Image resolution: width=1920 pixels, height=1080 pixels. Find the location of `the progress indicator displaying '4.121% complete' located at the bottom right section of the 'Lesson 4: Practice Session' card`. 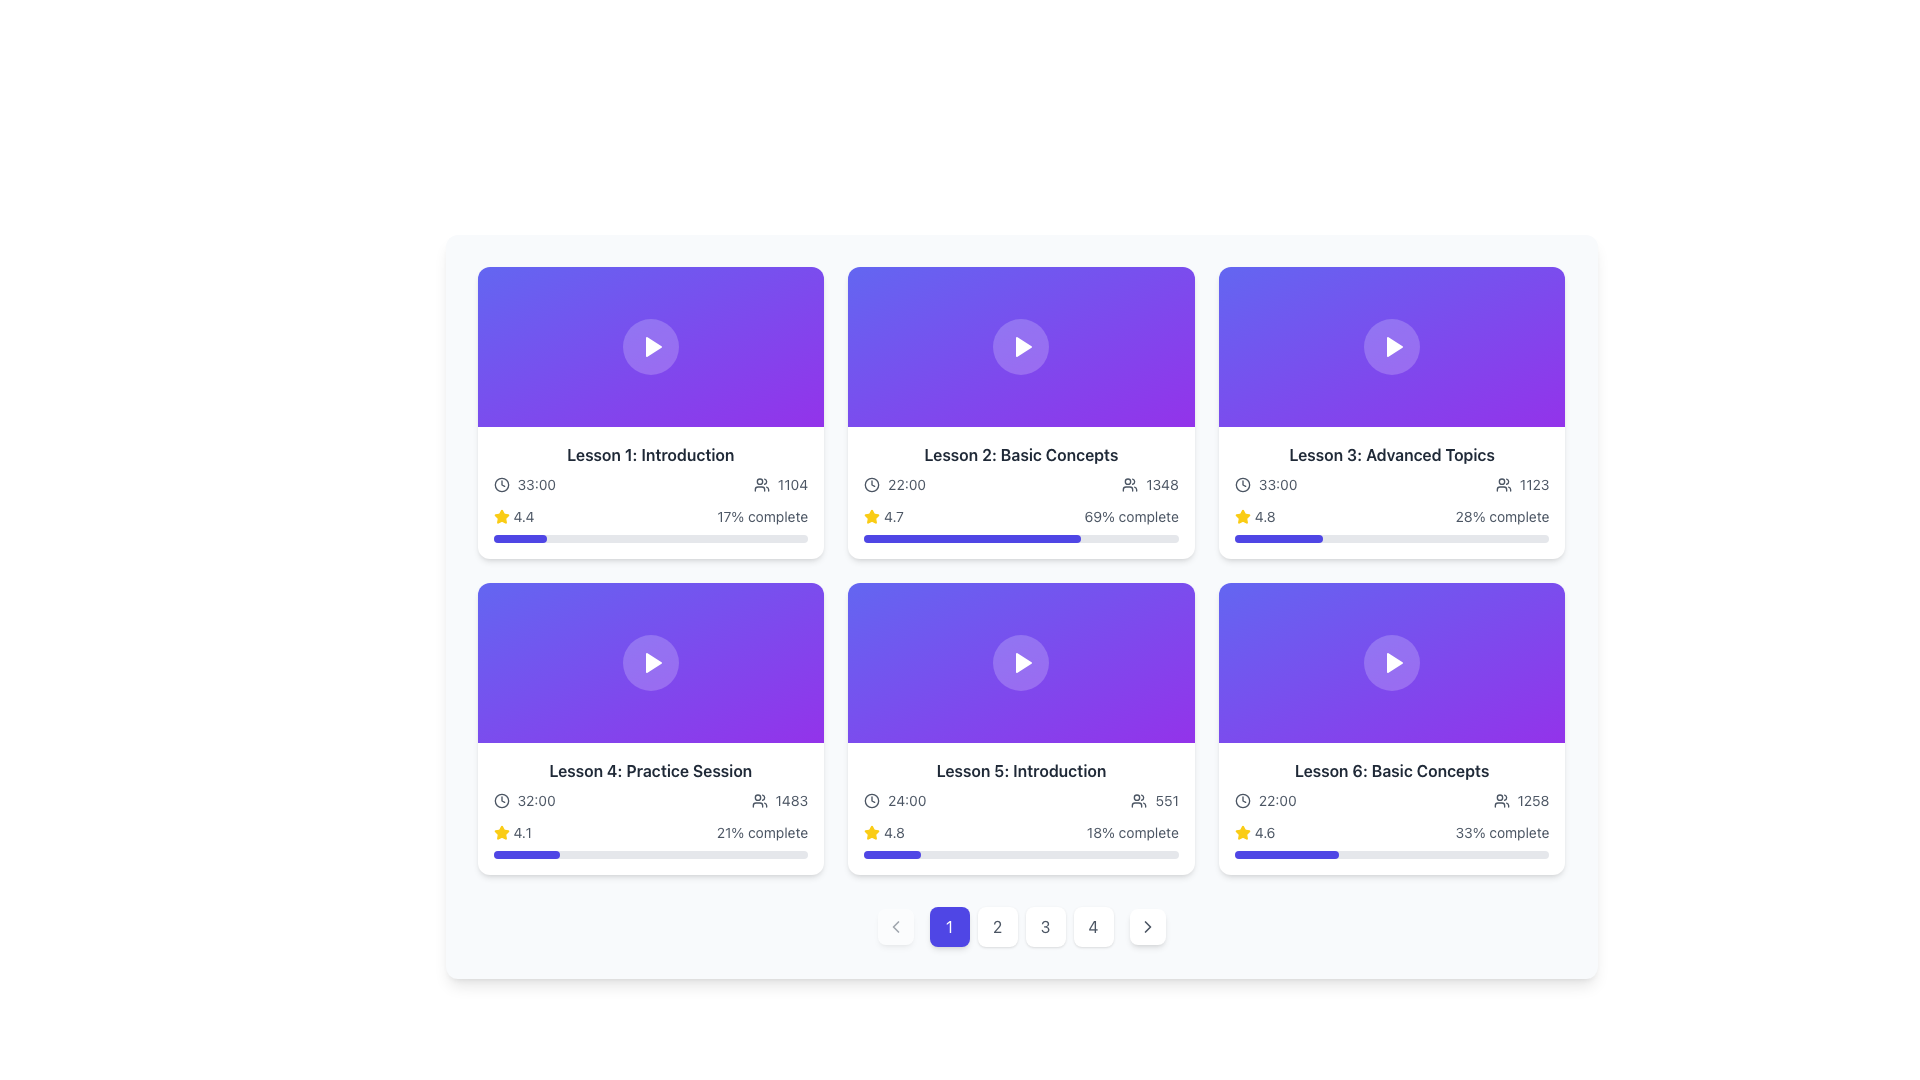

the progress indicator displaying '4.121% complete' located at the bottom right section of the 'Lesson 4: Practice Session' card is located at coordinates (650, 840).